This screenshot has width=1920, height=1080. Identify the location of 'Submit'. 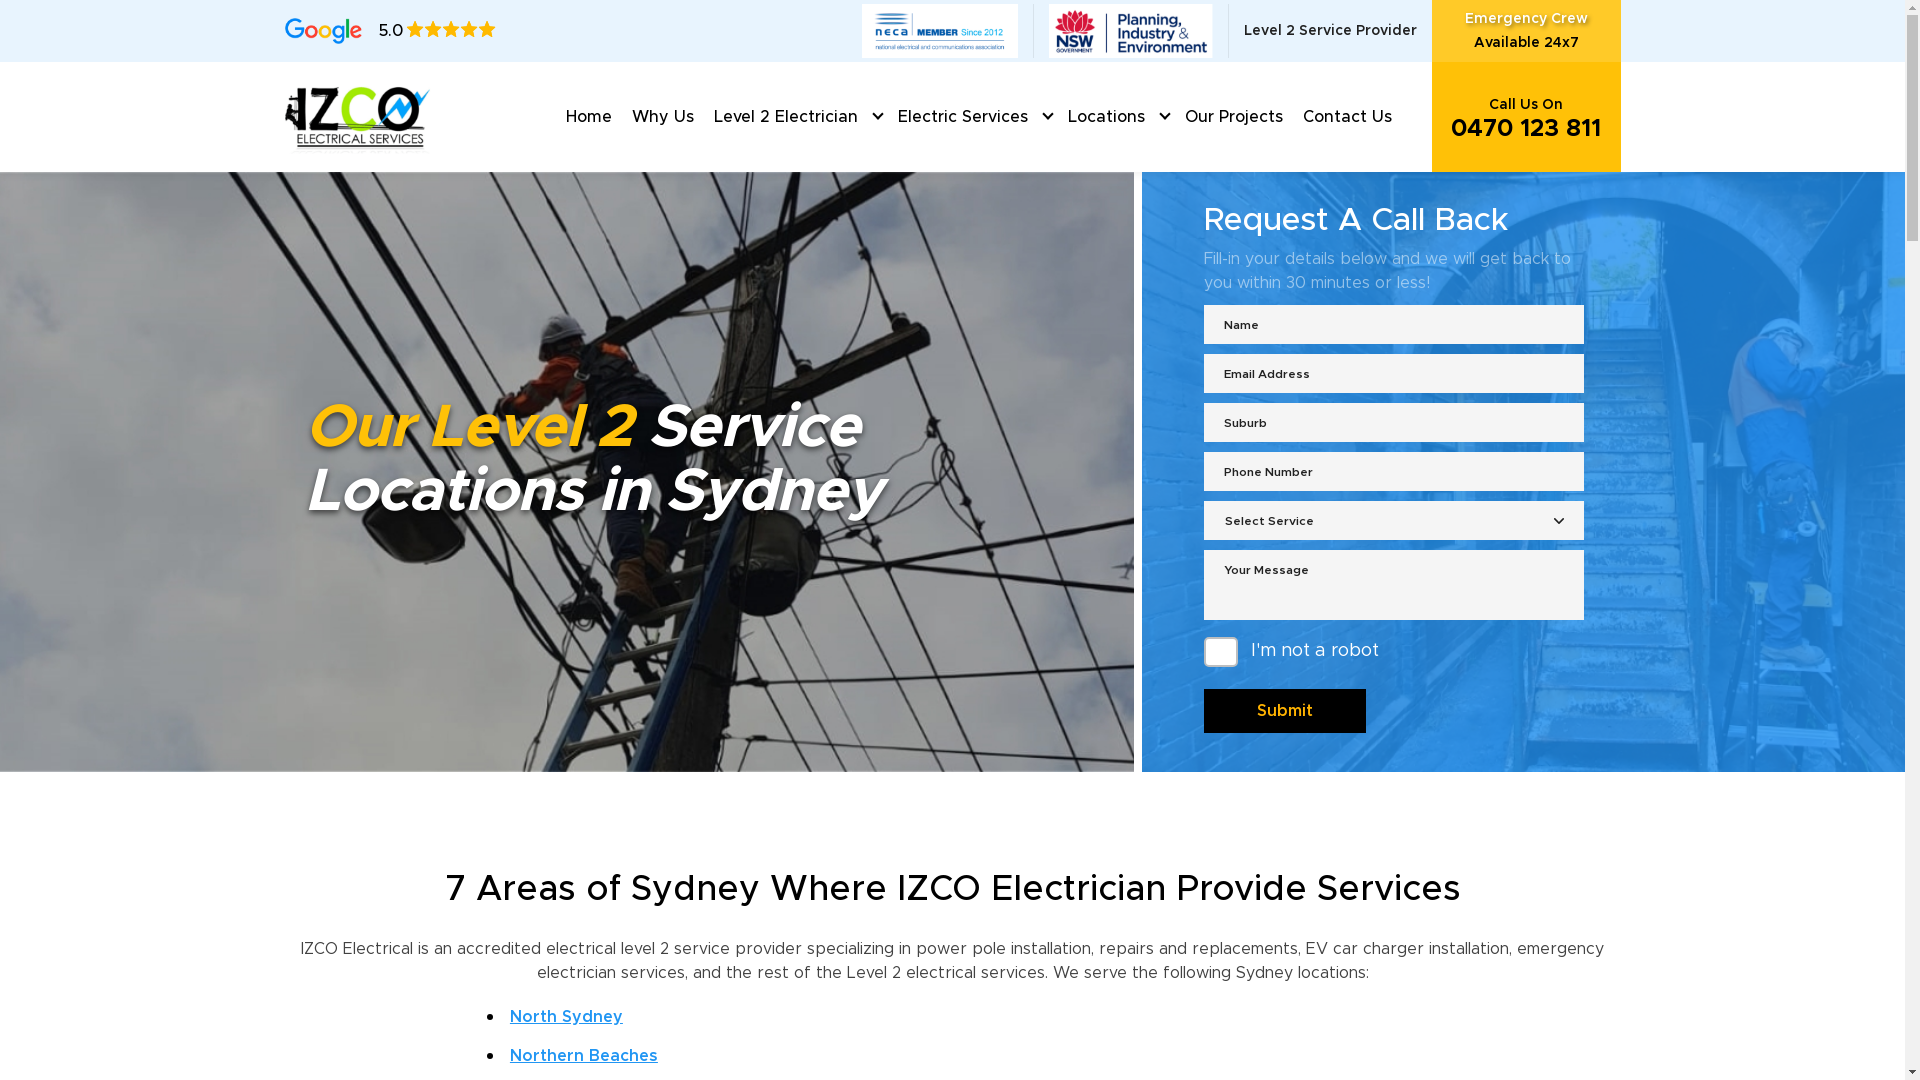
(1203, 709).